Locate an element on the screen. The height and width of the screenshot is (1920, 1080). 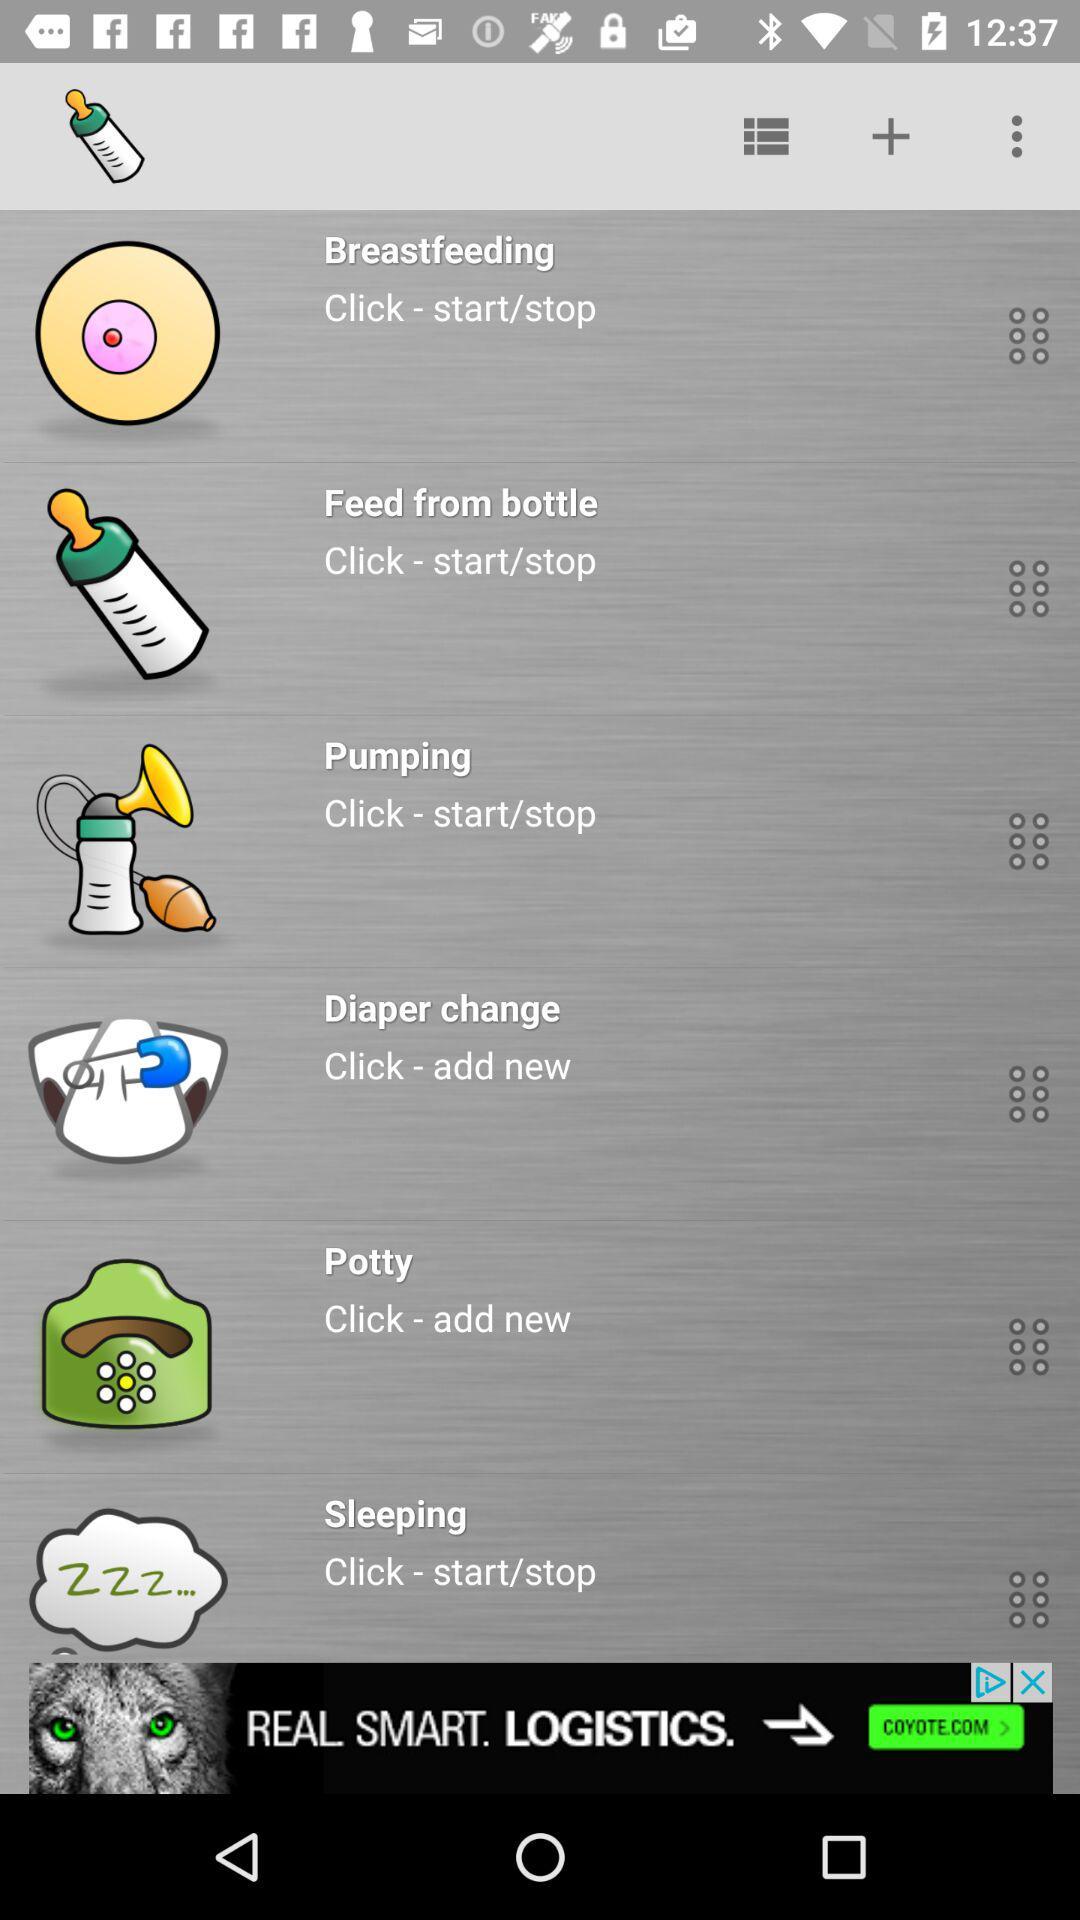
announcement is located at coordinates (540, 1727).